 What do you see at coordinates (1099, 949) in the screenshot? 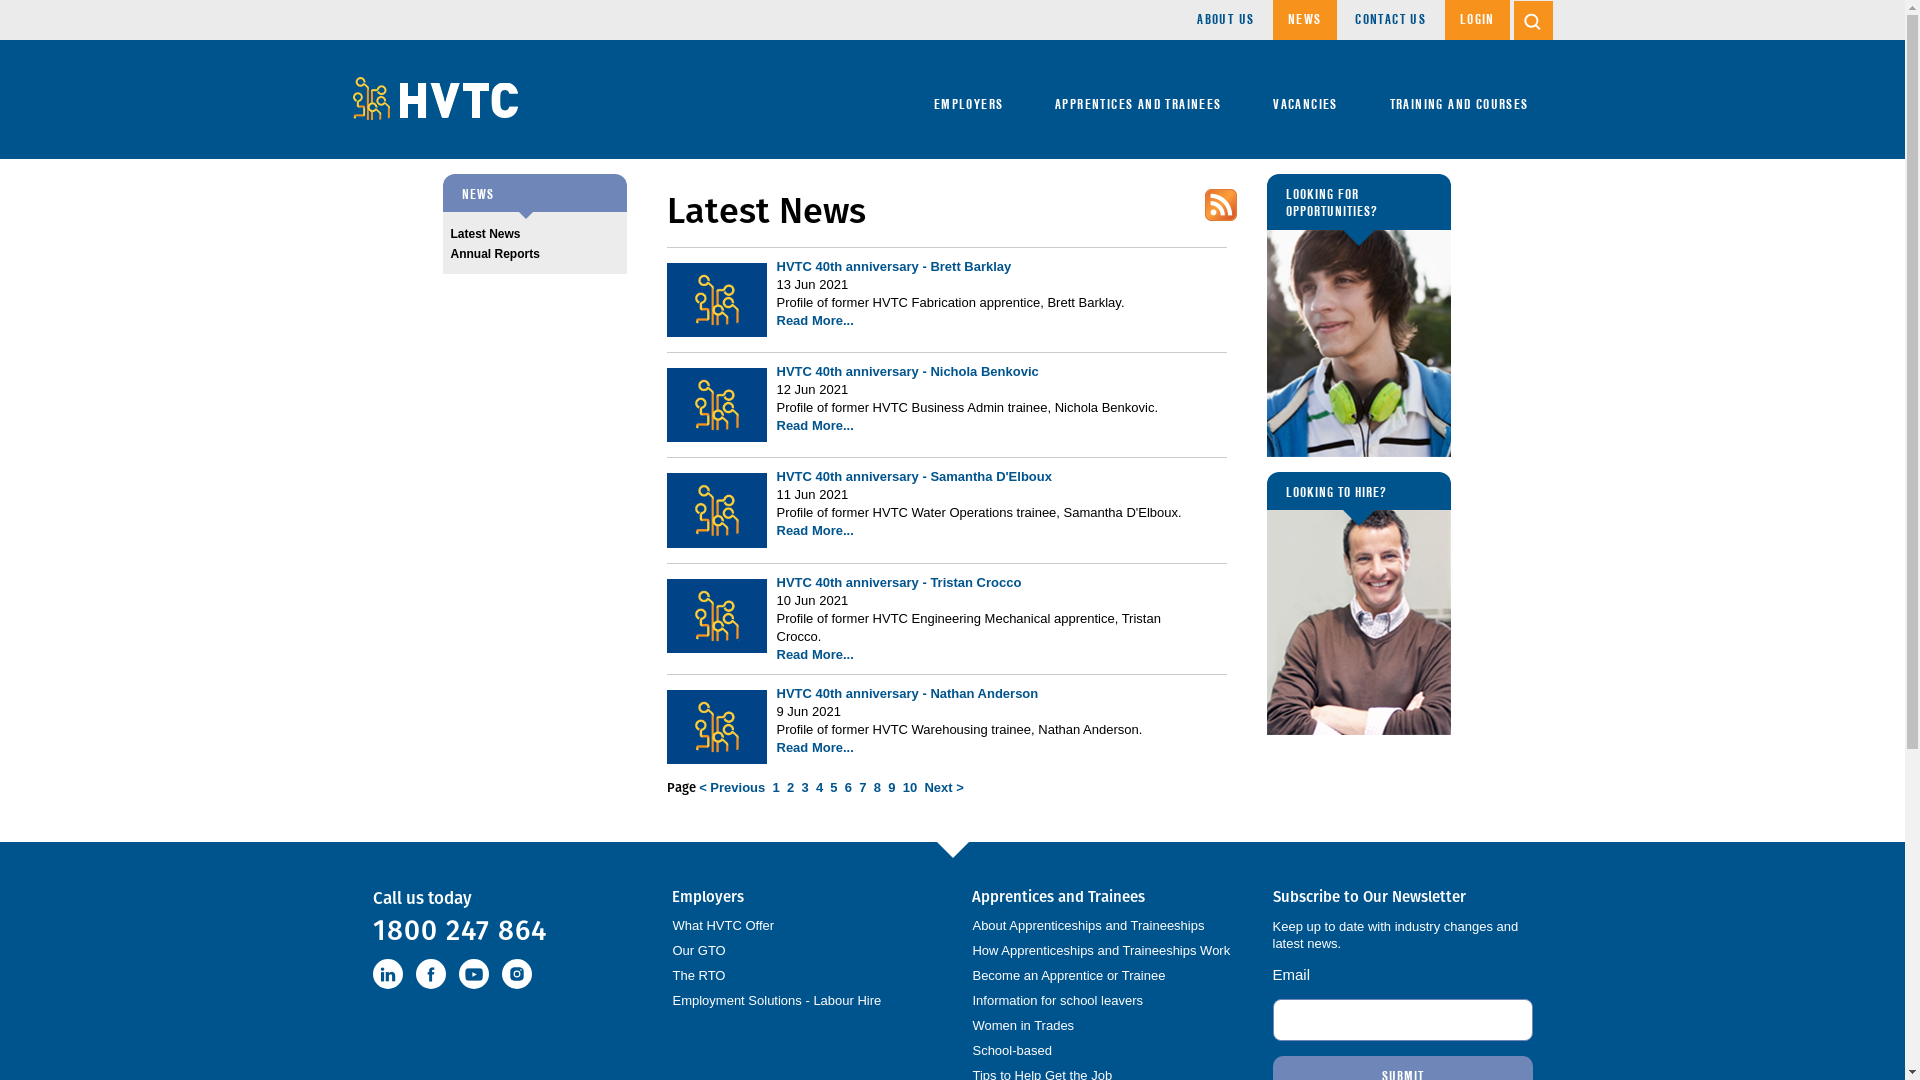
I see `'How Apprenticeships and Traineeships Work'` at bounding box center [1099, 949].